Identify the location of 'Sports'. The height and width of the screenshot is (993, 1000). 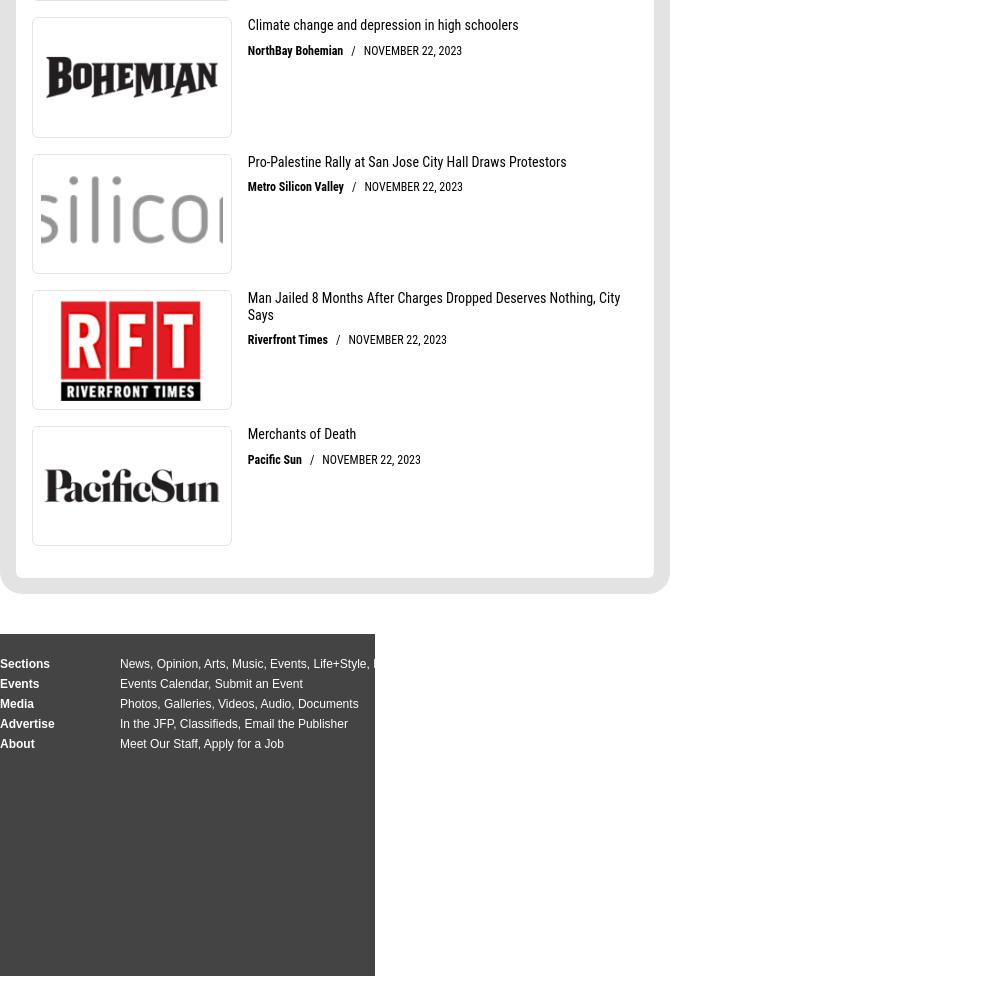
(458, 664).